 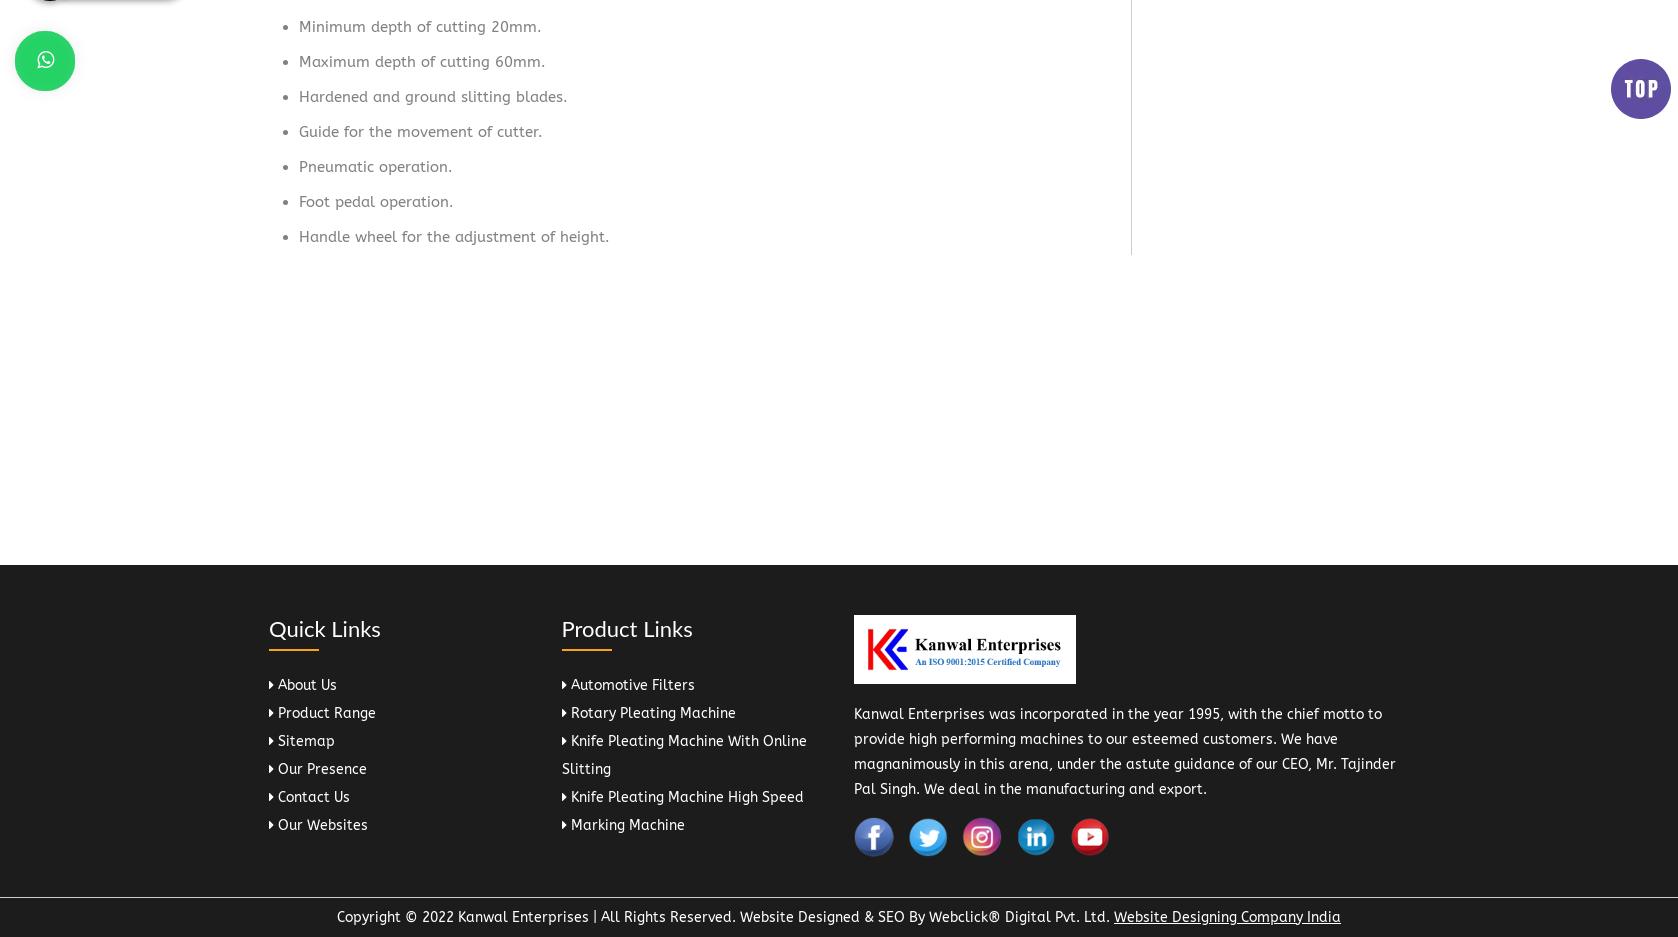 What do you see at coordinates (321, 823) in the screenshot?
I see `'Our Websites'` at bounding box center [321, 823].